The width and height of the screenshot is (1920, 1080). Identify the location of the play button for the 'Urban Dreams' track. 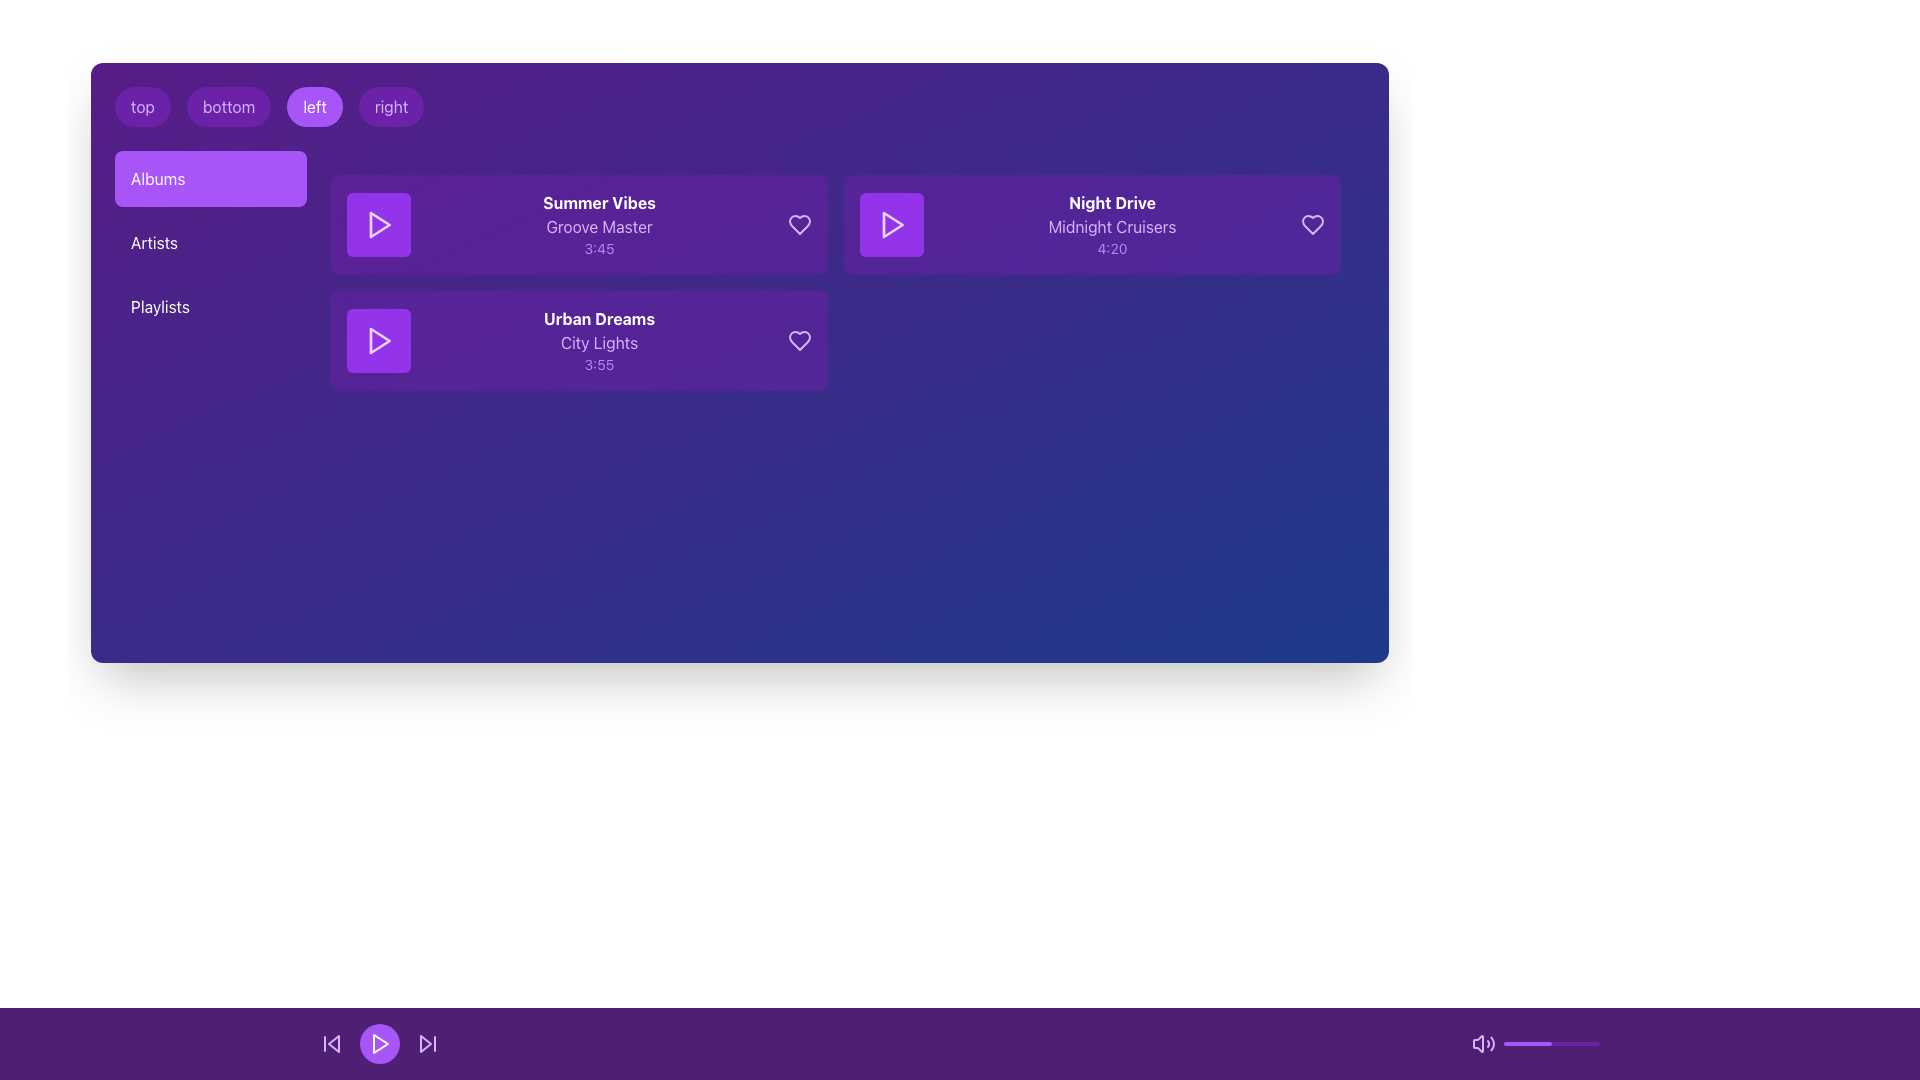
(379, 339).